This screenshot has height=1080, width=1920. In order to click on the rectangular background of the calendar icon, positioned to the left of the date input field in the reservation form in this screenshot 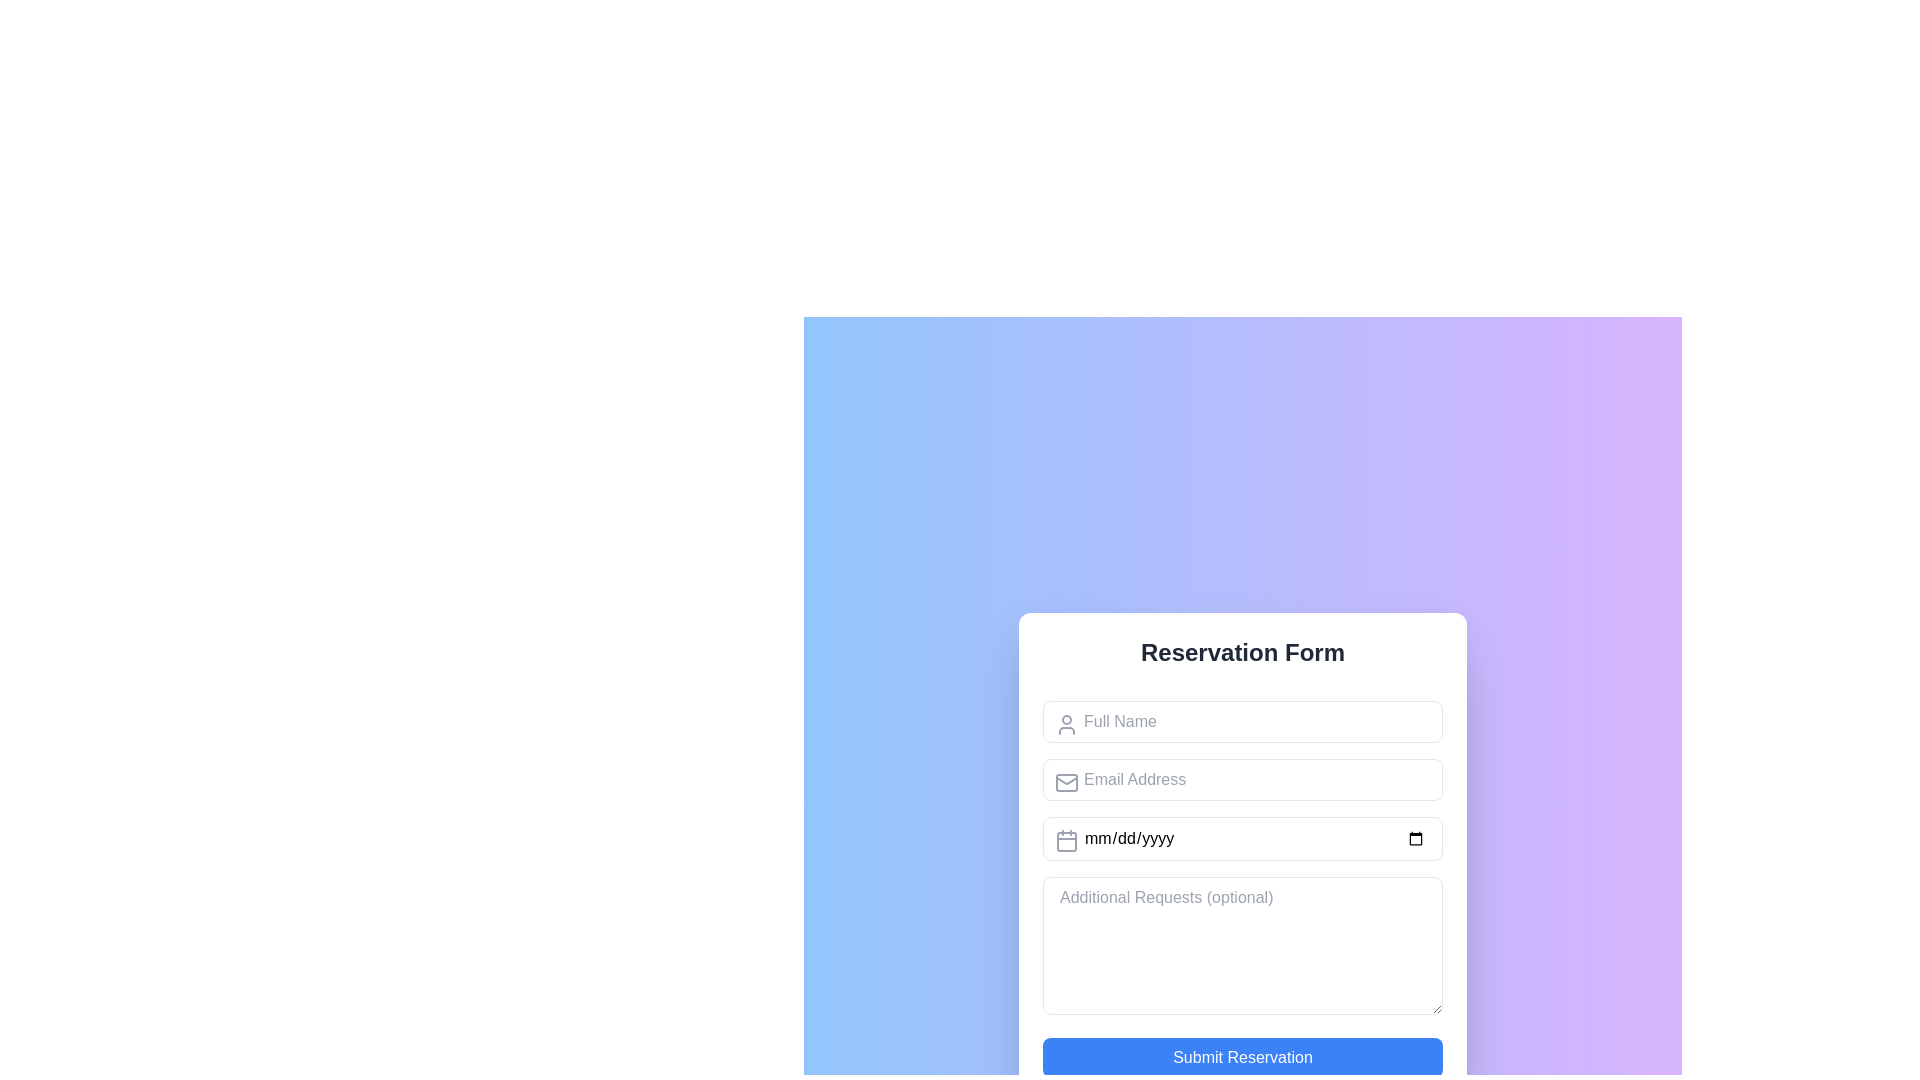, I will do `click(1065, 841)`.